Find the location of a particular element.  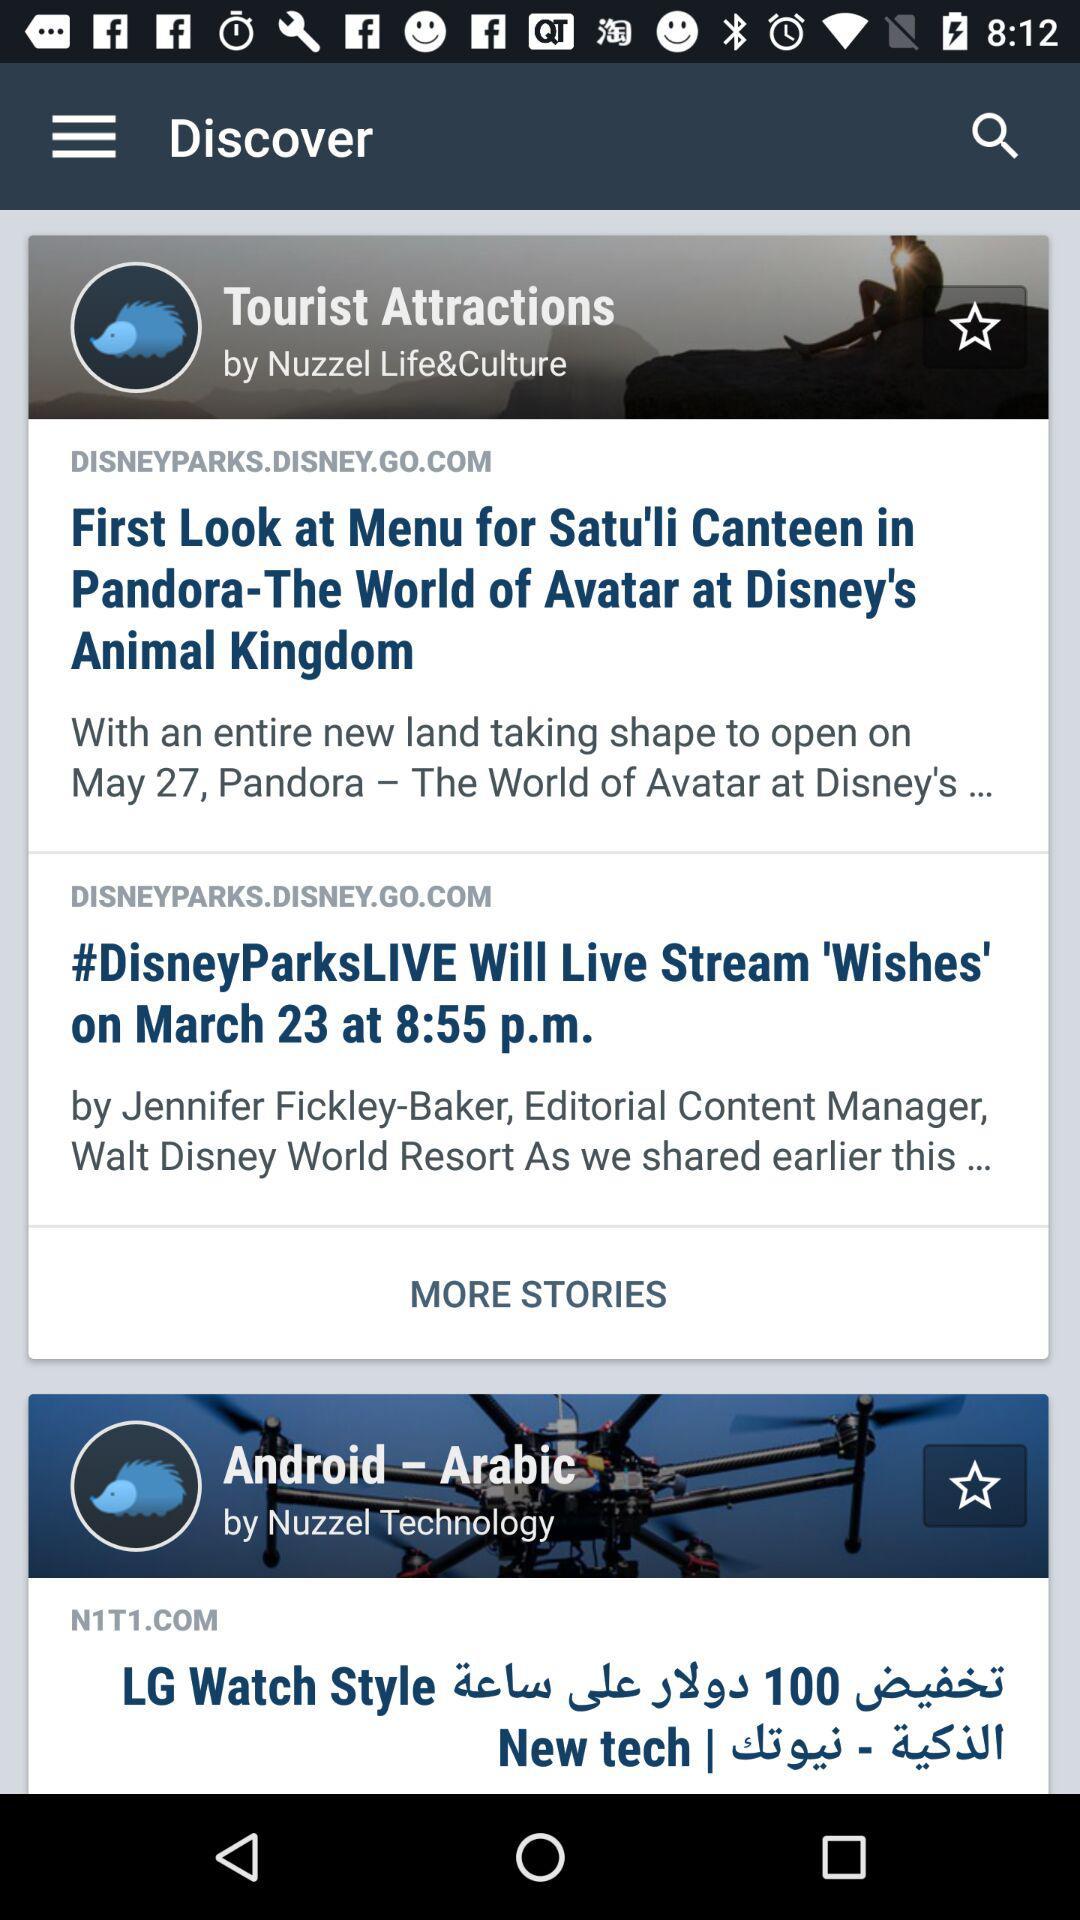

to favorites is located at coordinates (974, 1485).